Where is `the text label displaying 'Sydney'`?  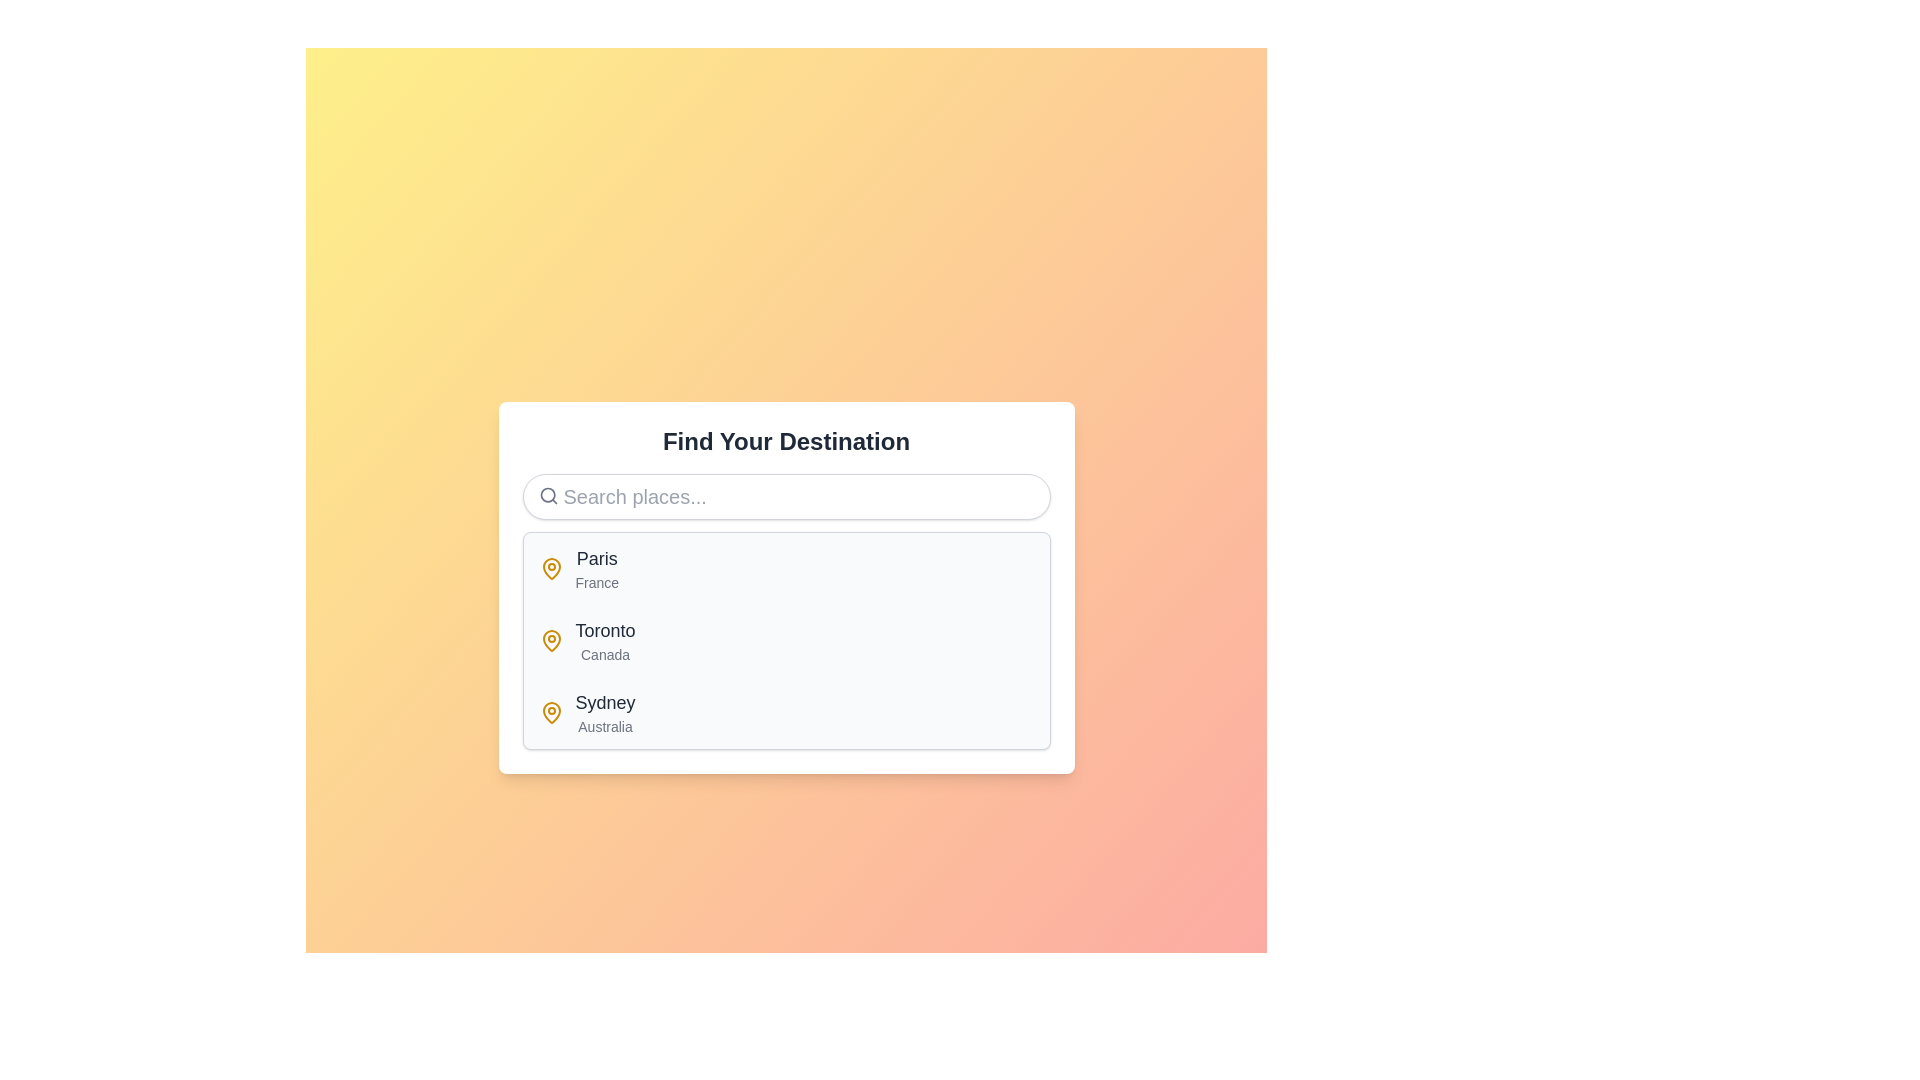
the text label displaying 'Sydney' is located at coordinates (604, 701).